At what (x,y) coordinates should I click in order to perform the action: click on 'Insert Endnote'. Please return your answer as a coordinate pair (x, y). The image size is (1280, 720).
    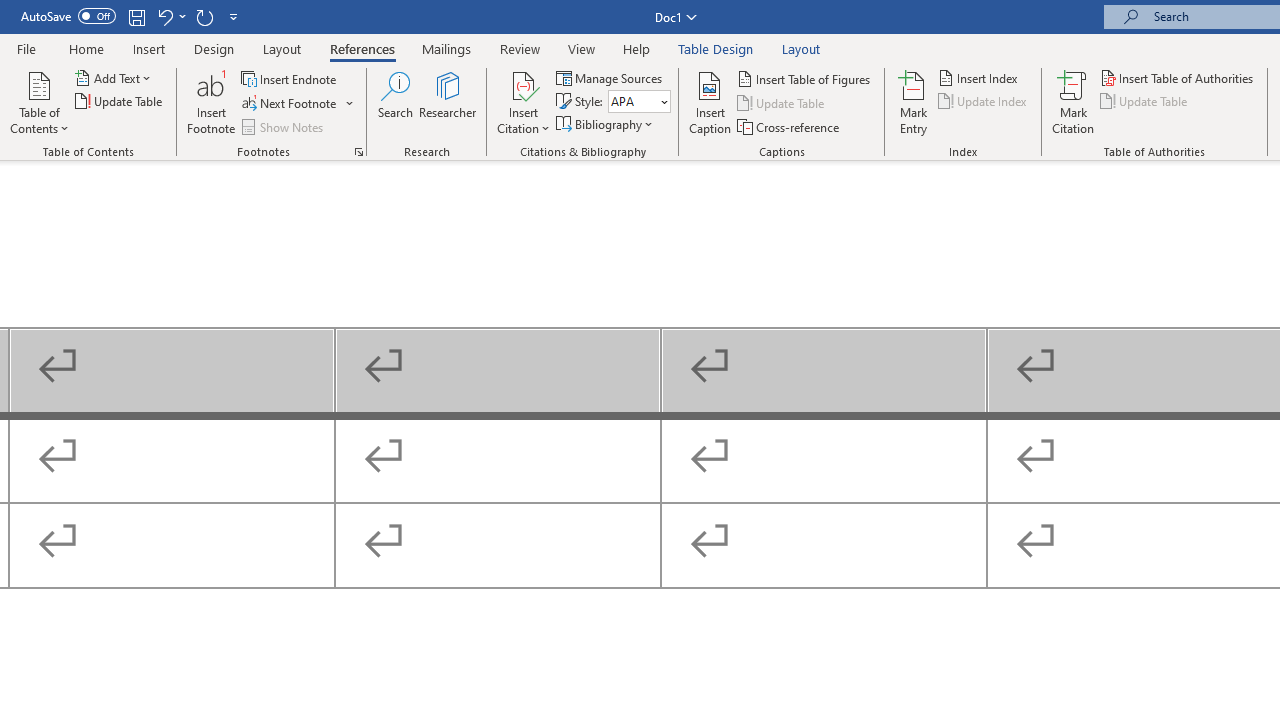
    Looking at the image, I should click on (289, 78).